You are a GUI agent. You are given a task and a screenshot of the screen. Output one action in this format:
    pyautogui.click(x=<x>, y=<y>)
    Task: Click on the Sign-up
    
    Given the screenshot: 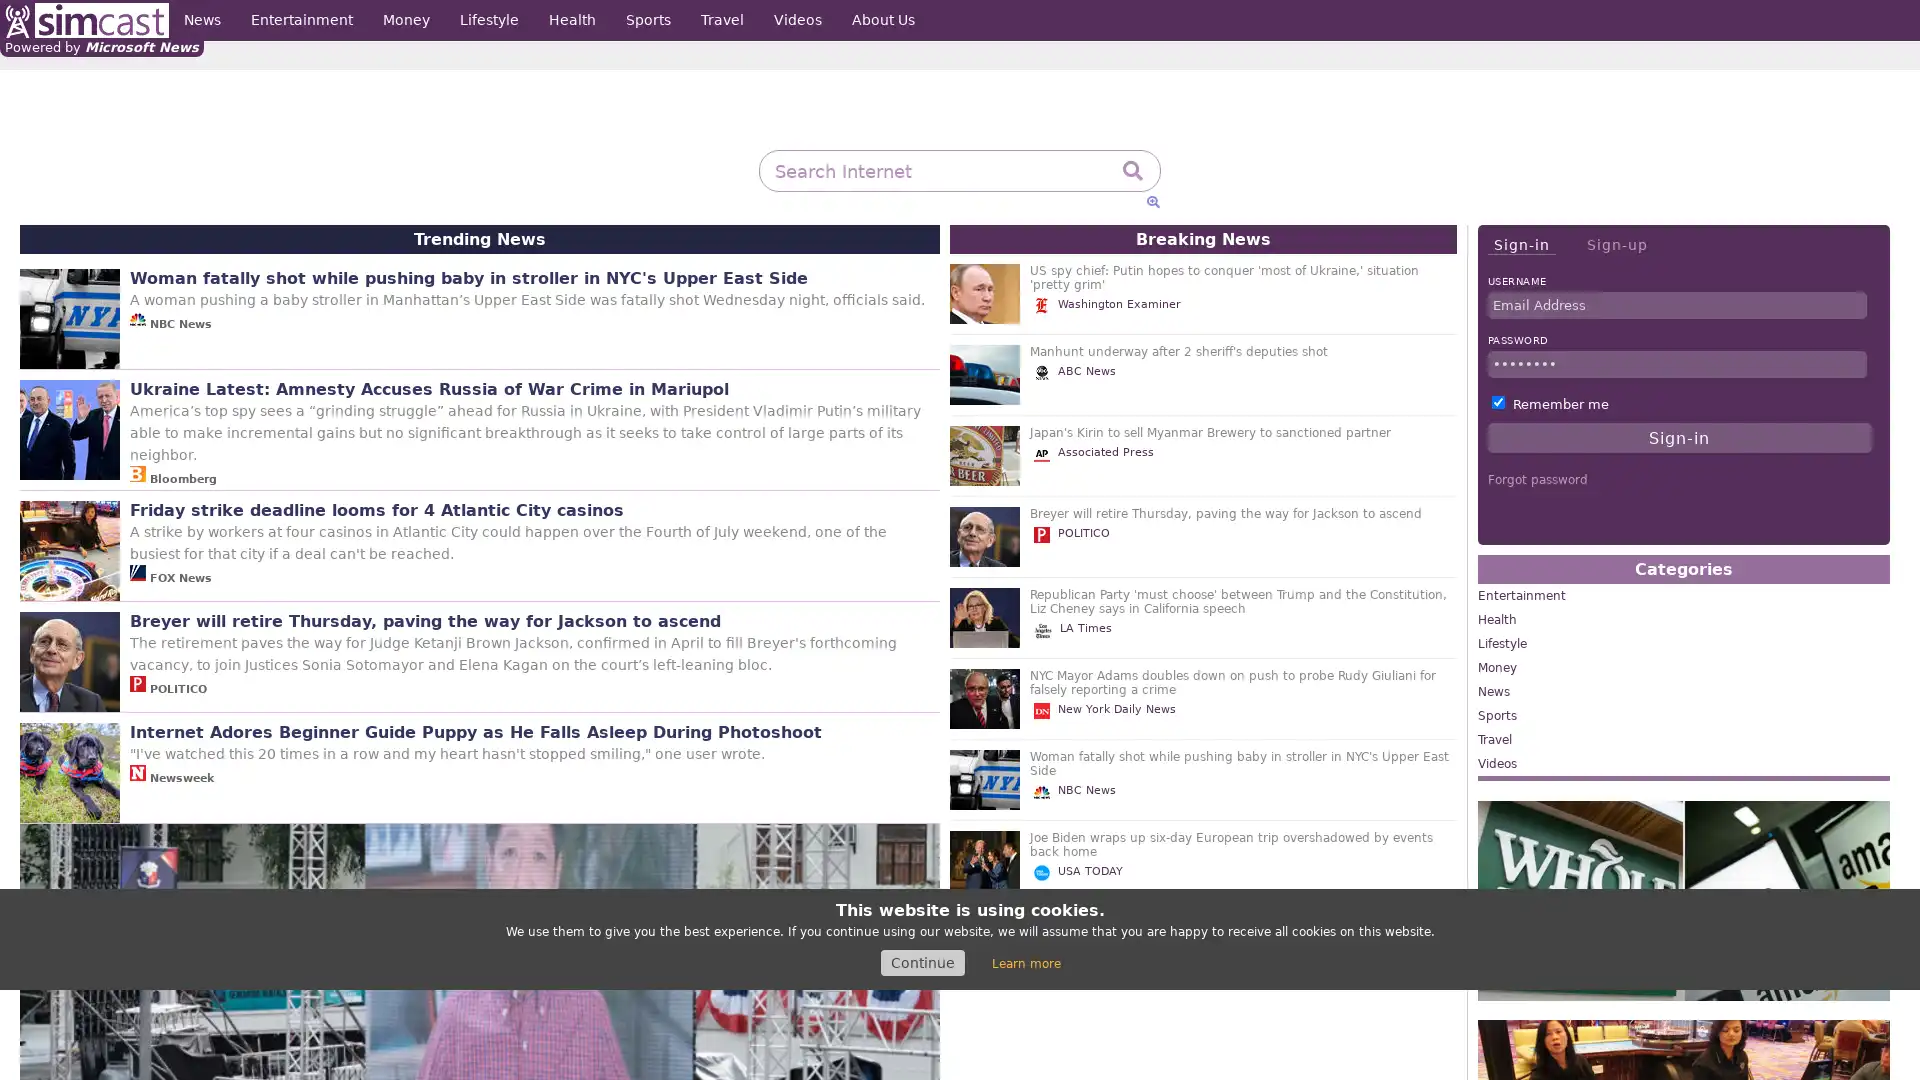 What is the action you would take?
    pyautogui.click(x=1616, y=244)
    